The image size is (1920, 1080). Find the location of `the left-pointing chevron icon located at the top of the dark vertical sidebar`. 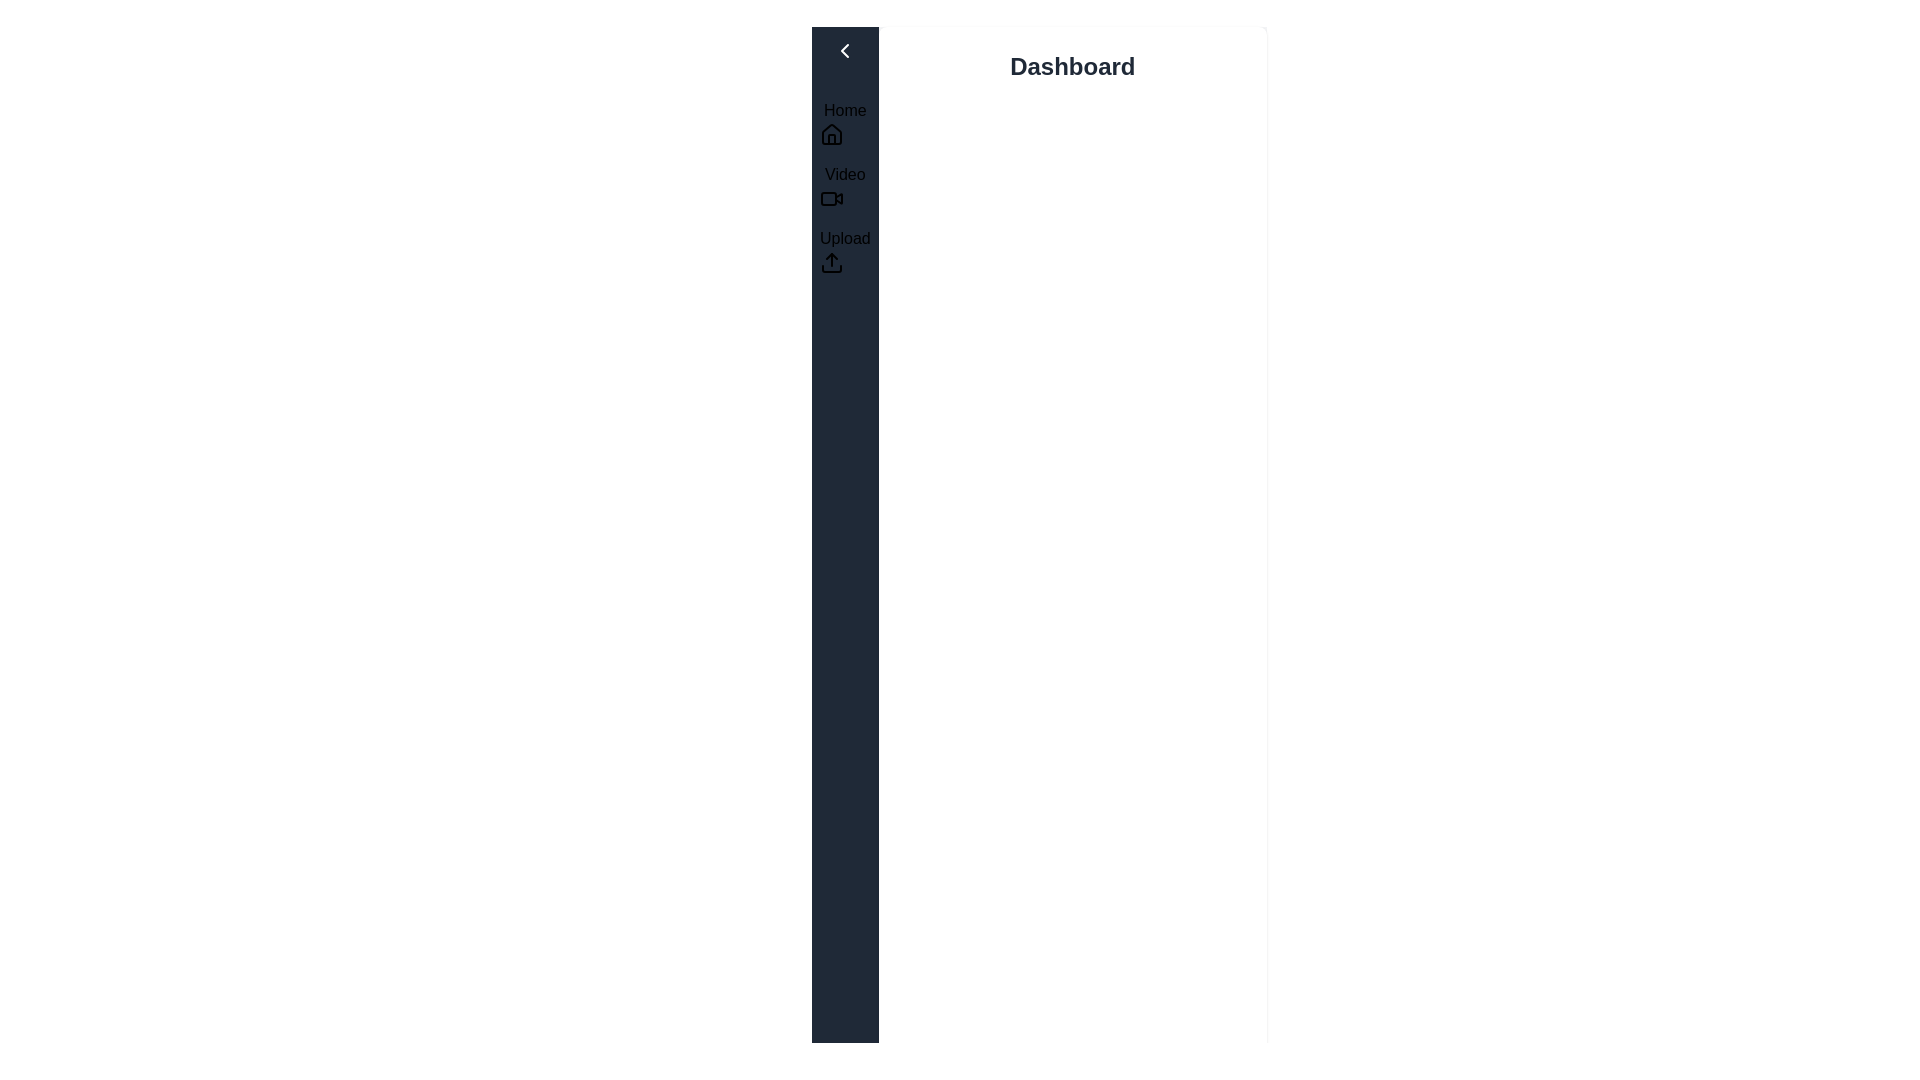

the left-pointing chevron icon located at the top of the dark vertical sidebar is located at coordinates (845, 49).